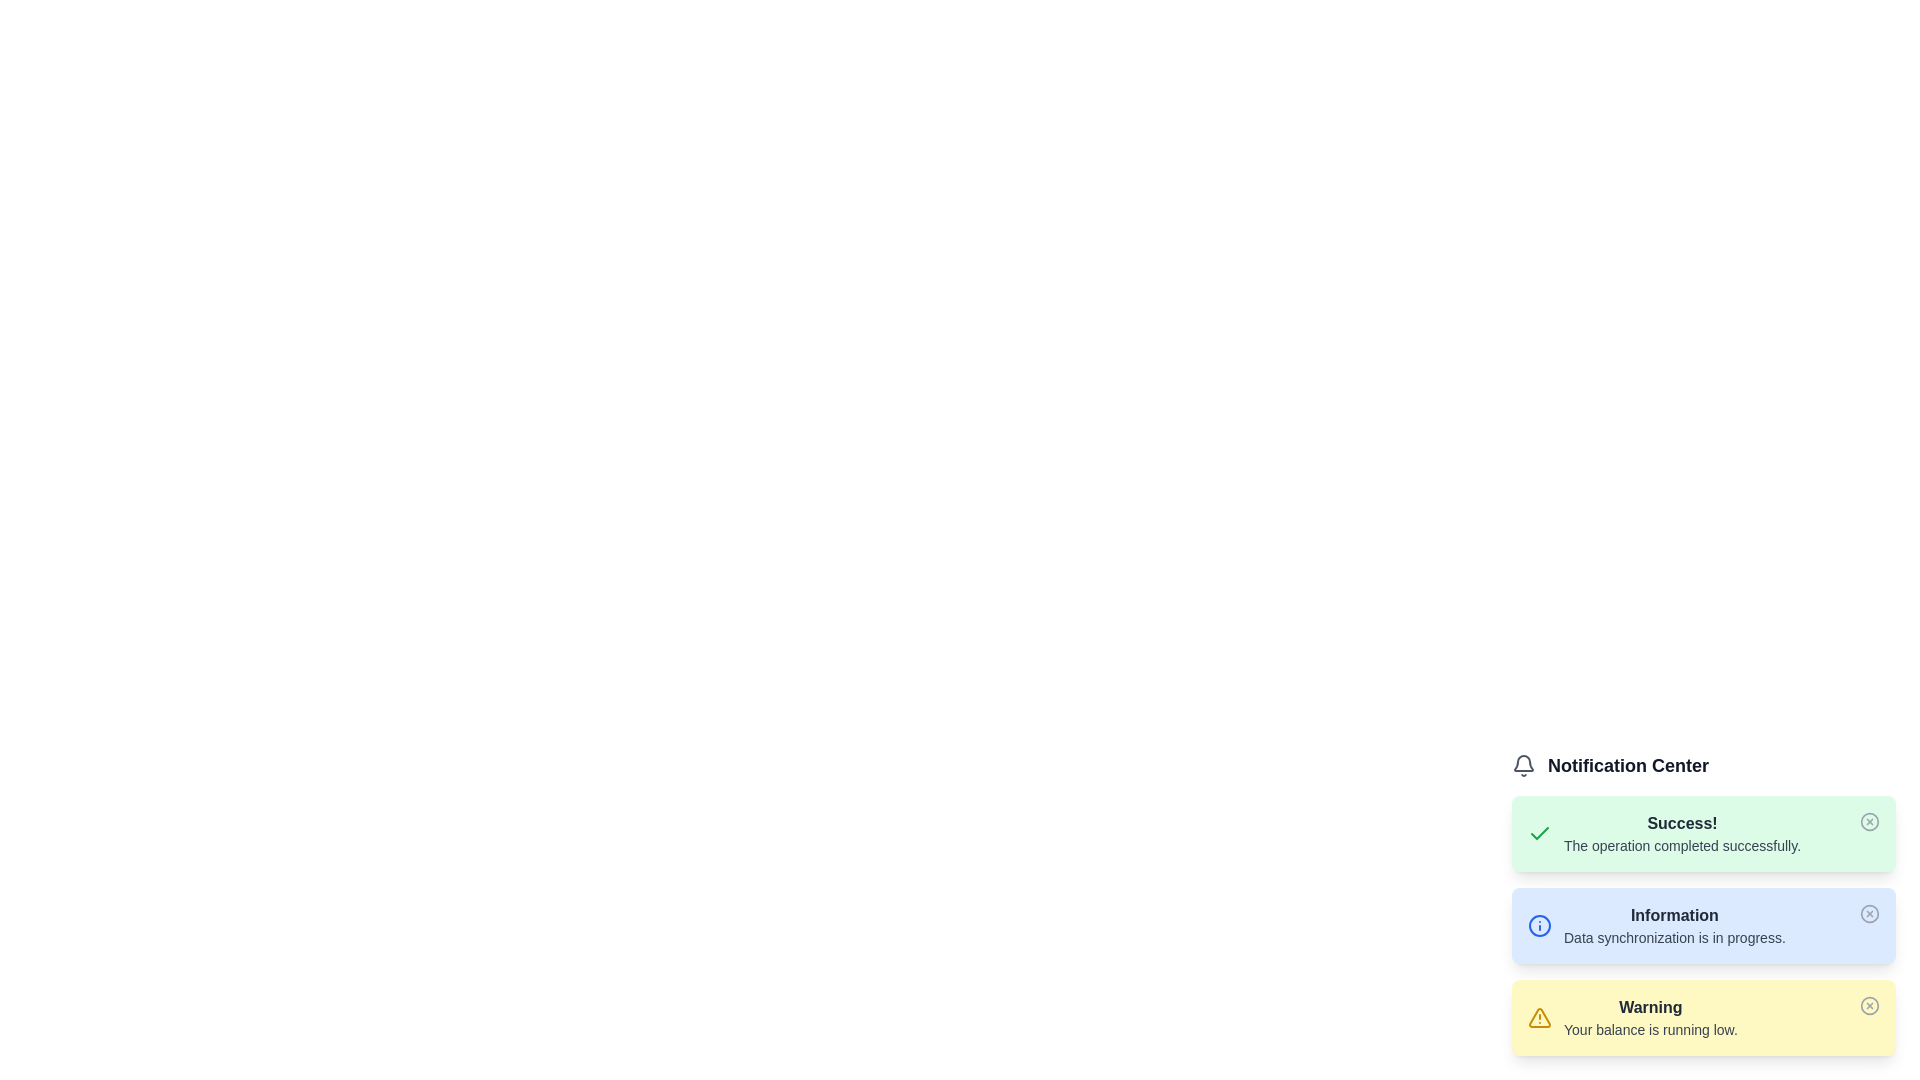 The width and height of the screenshot is (1920, 1080). What do you see at coordinates (1703, 925) in the screenshot?
I see `the Informational card with a light blue background that contains the title 'Information' and the text 'Data synchronization is in progress.'` at bounding box center [1703, 925].